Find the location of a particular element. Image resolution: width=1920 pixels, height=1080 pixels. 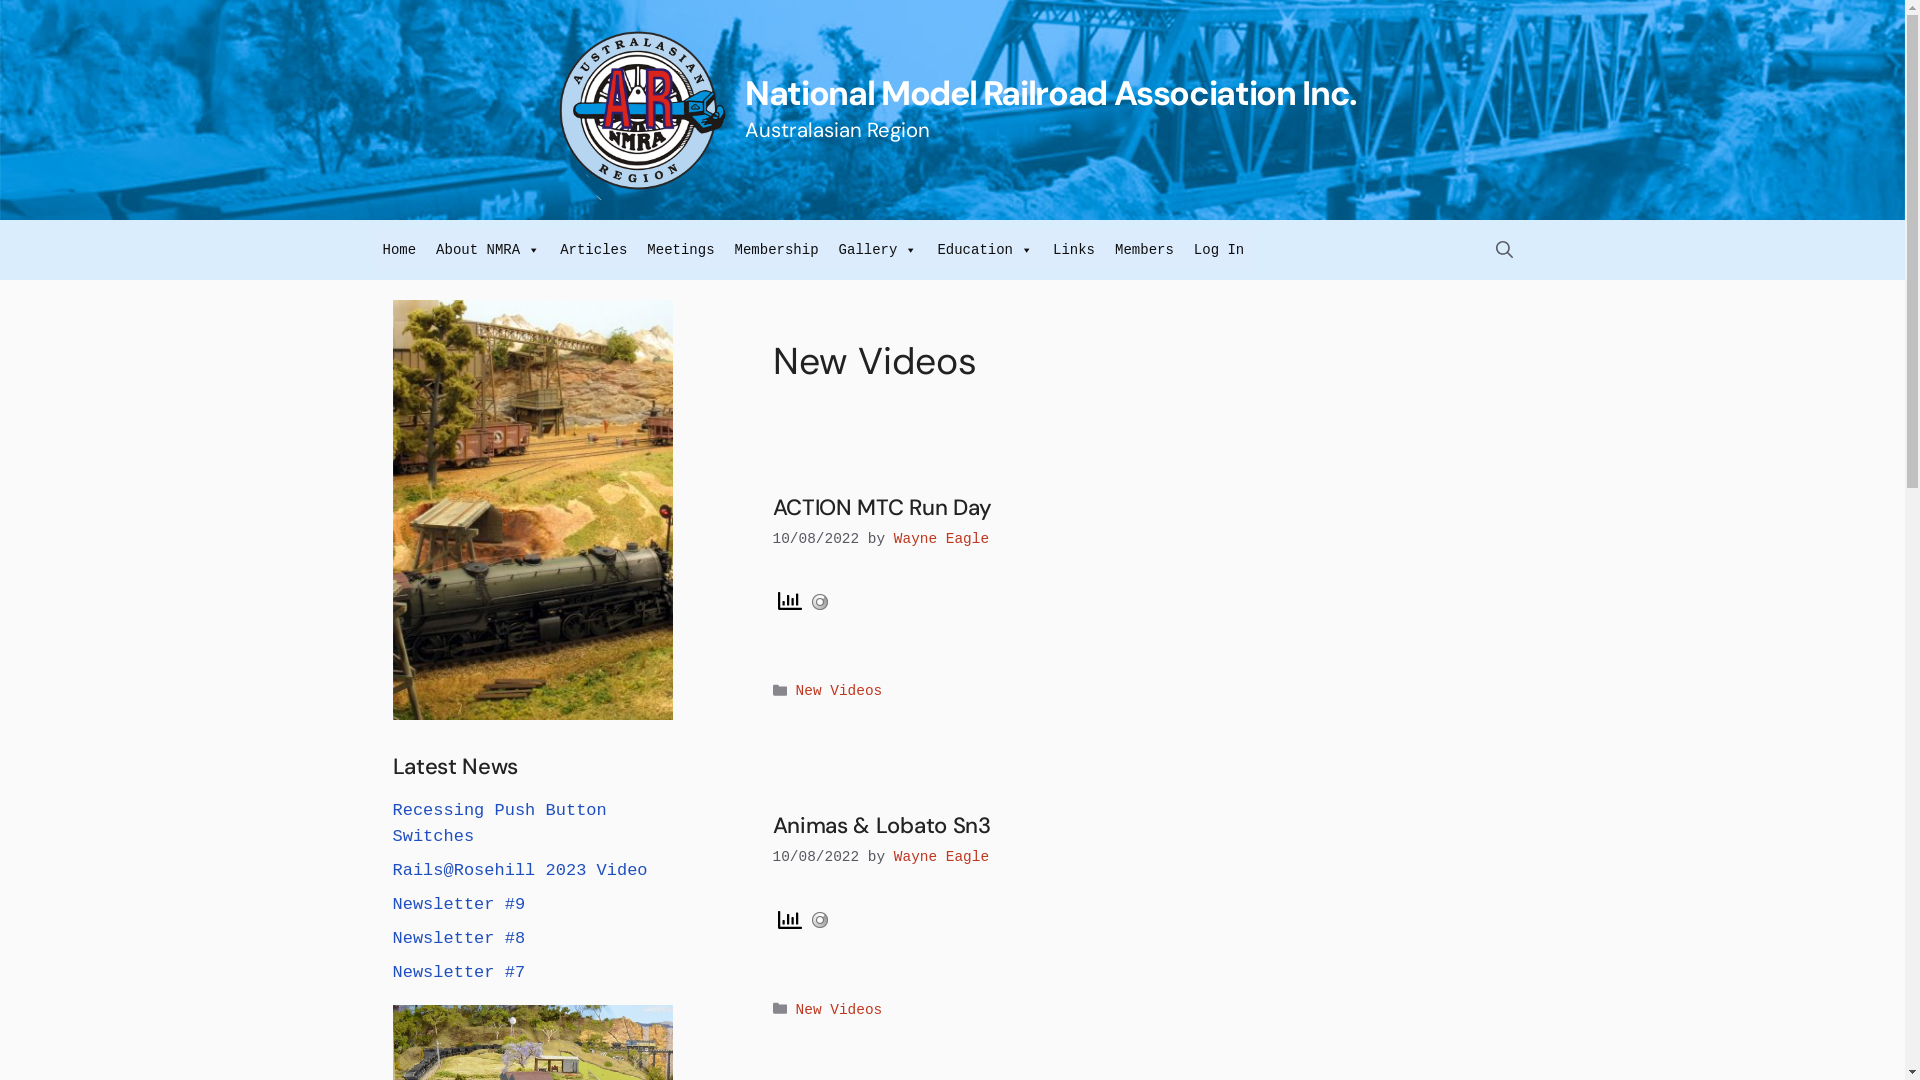

'Gallery' is located at coordinates (878, 249).